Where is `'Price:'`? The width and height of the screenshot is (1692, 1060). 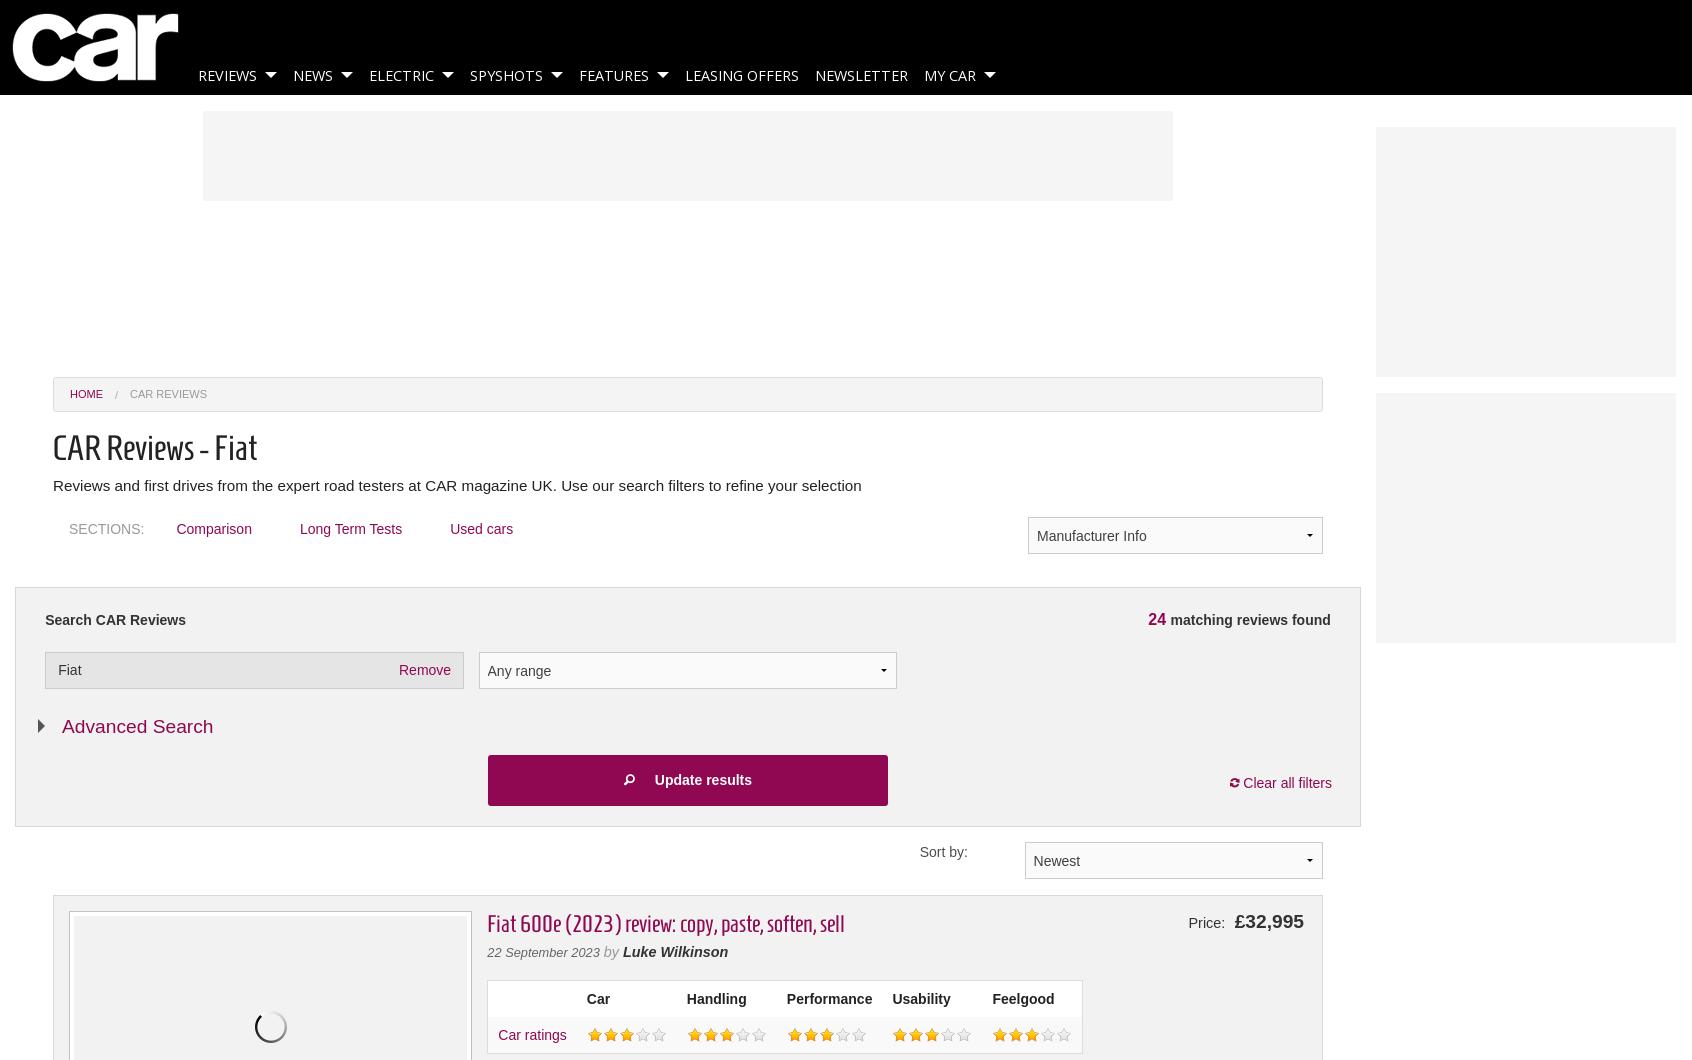 'Price:' is located at coordinates (1208, 923).